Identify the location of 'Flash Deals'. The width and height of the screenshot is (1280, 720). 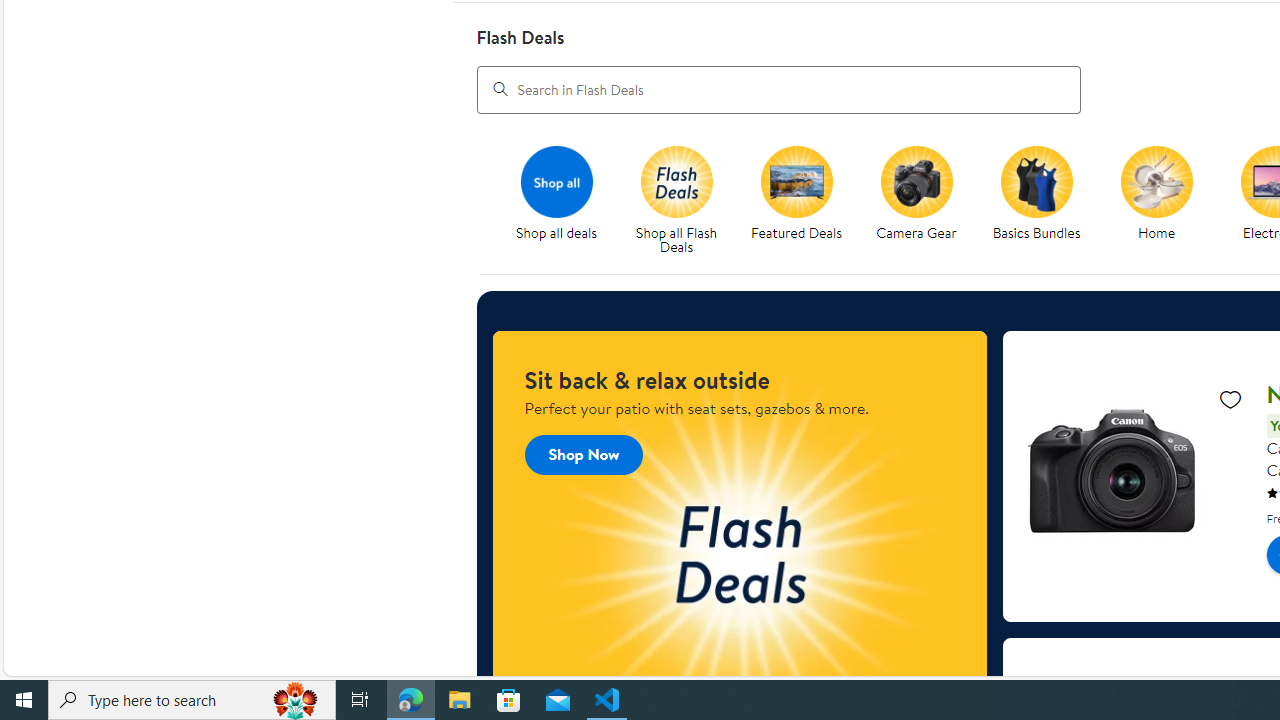
(676, 181).